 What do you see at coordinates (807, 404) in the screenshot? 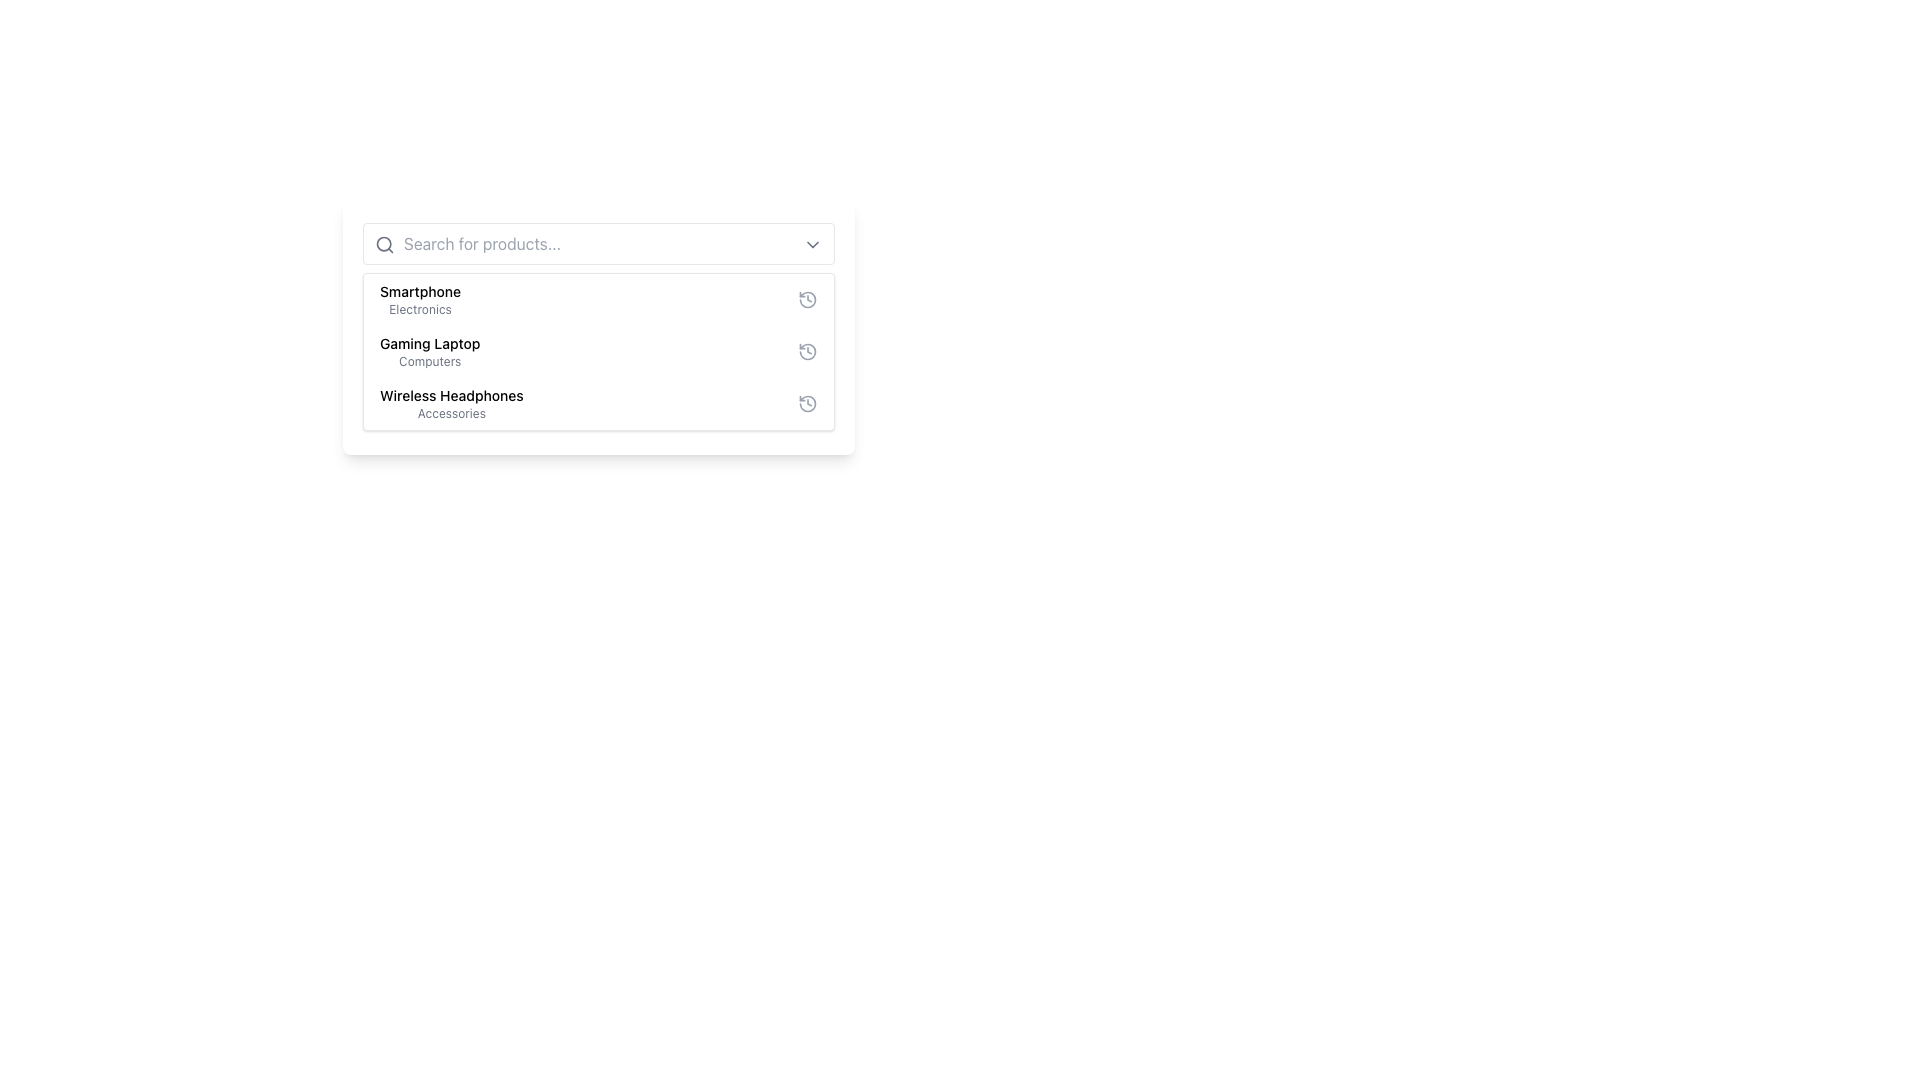
I see `the icon representing the action of viewing item history for the 'Wireless Headphones' list item, located on the far right of the associated list item` at bounding box center [807, 404].